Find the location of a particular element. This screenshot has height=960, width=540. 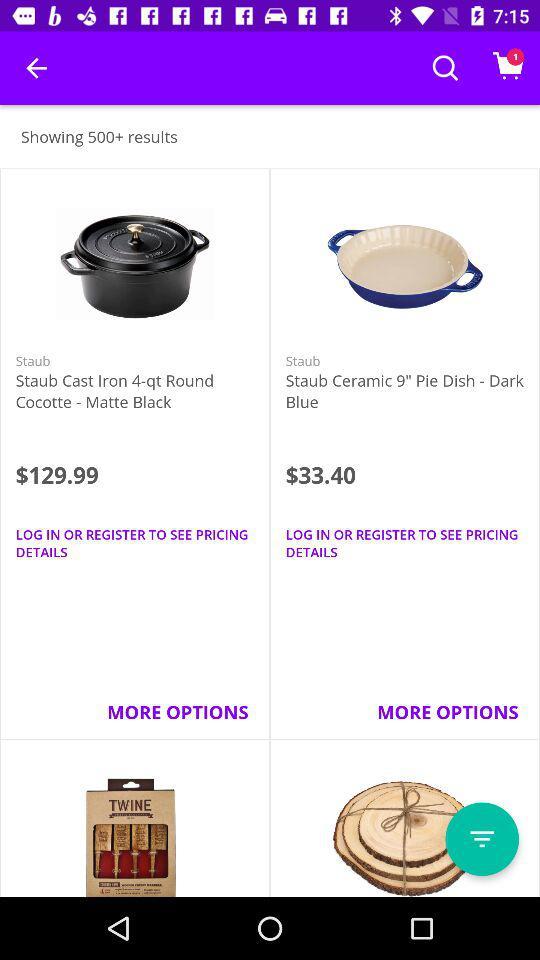

open menu is located at coordinates (481, 839).